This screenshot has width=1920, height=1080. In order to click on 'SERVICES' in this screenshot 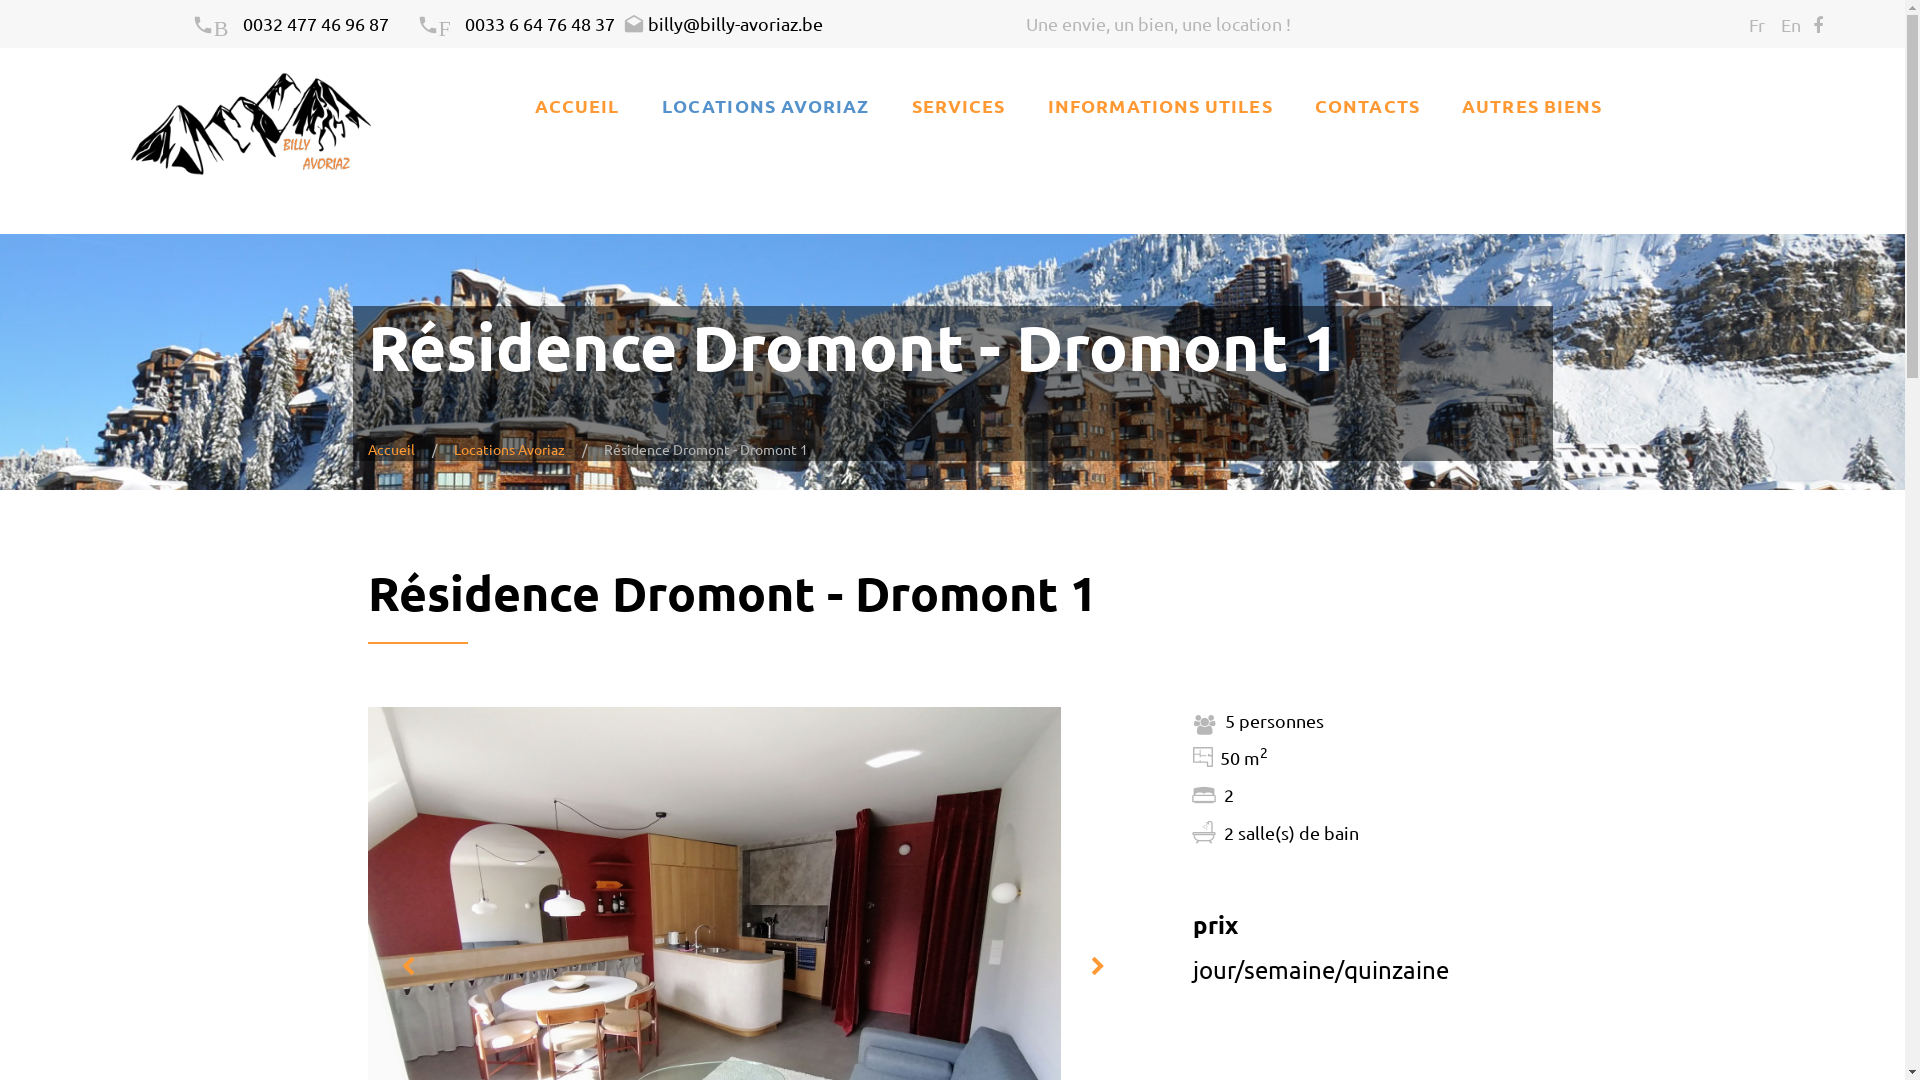, I will do `click(958, 105)`.